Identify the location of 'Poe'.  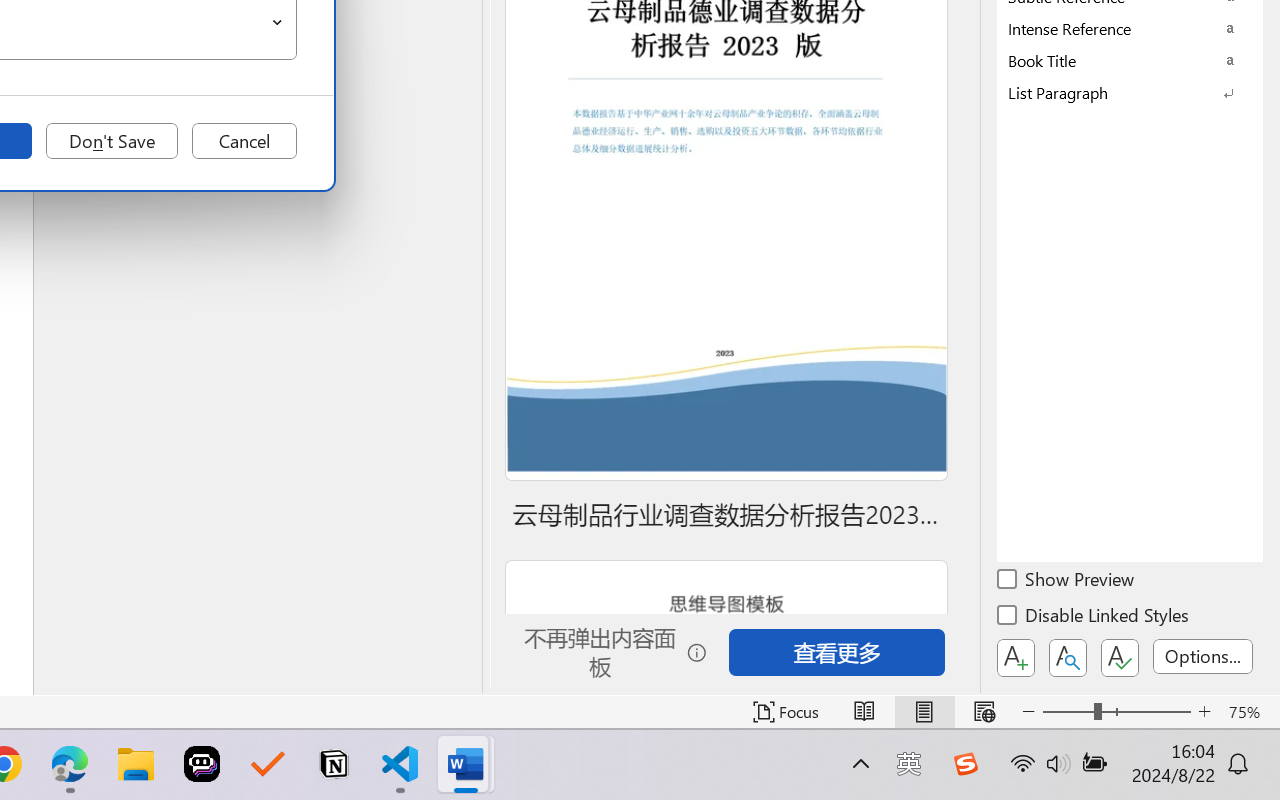
(202, 764).